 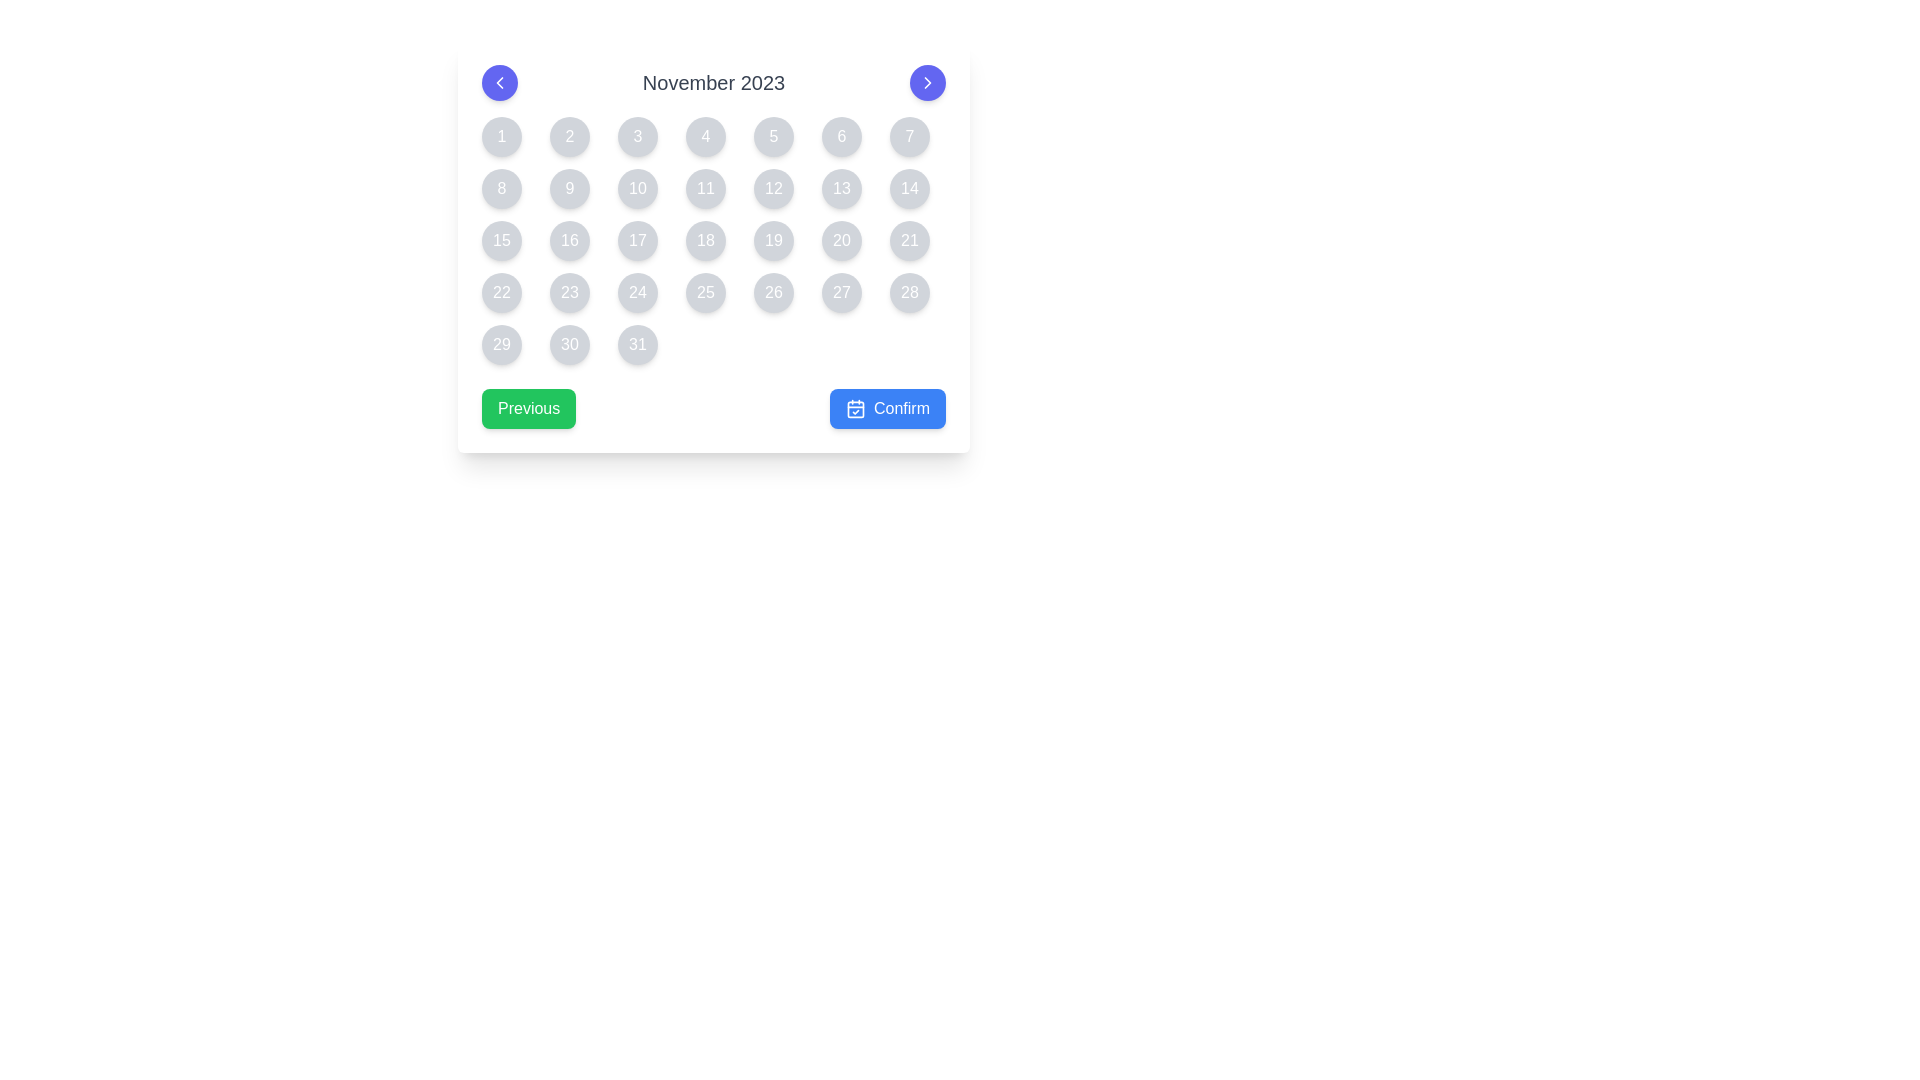 What do you see at coordinates (714, 239) in the screenshot?
I see `the circular button representing the date '18' in the calendar grid located below the 'November 2023' header` at bounding box center [714, 239].